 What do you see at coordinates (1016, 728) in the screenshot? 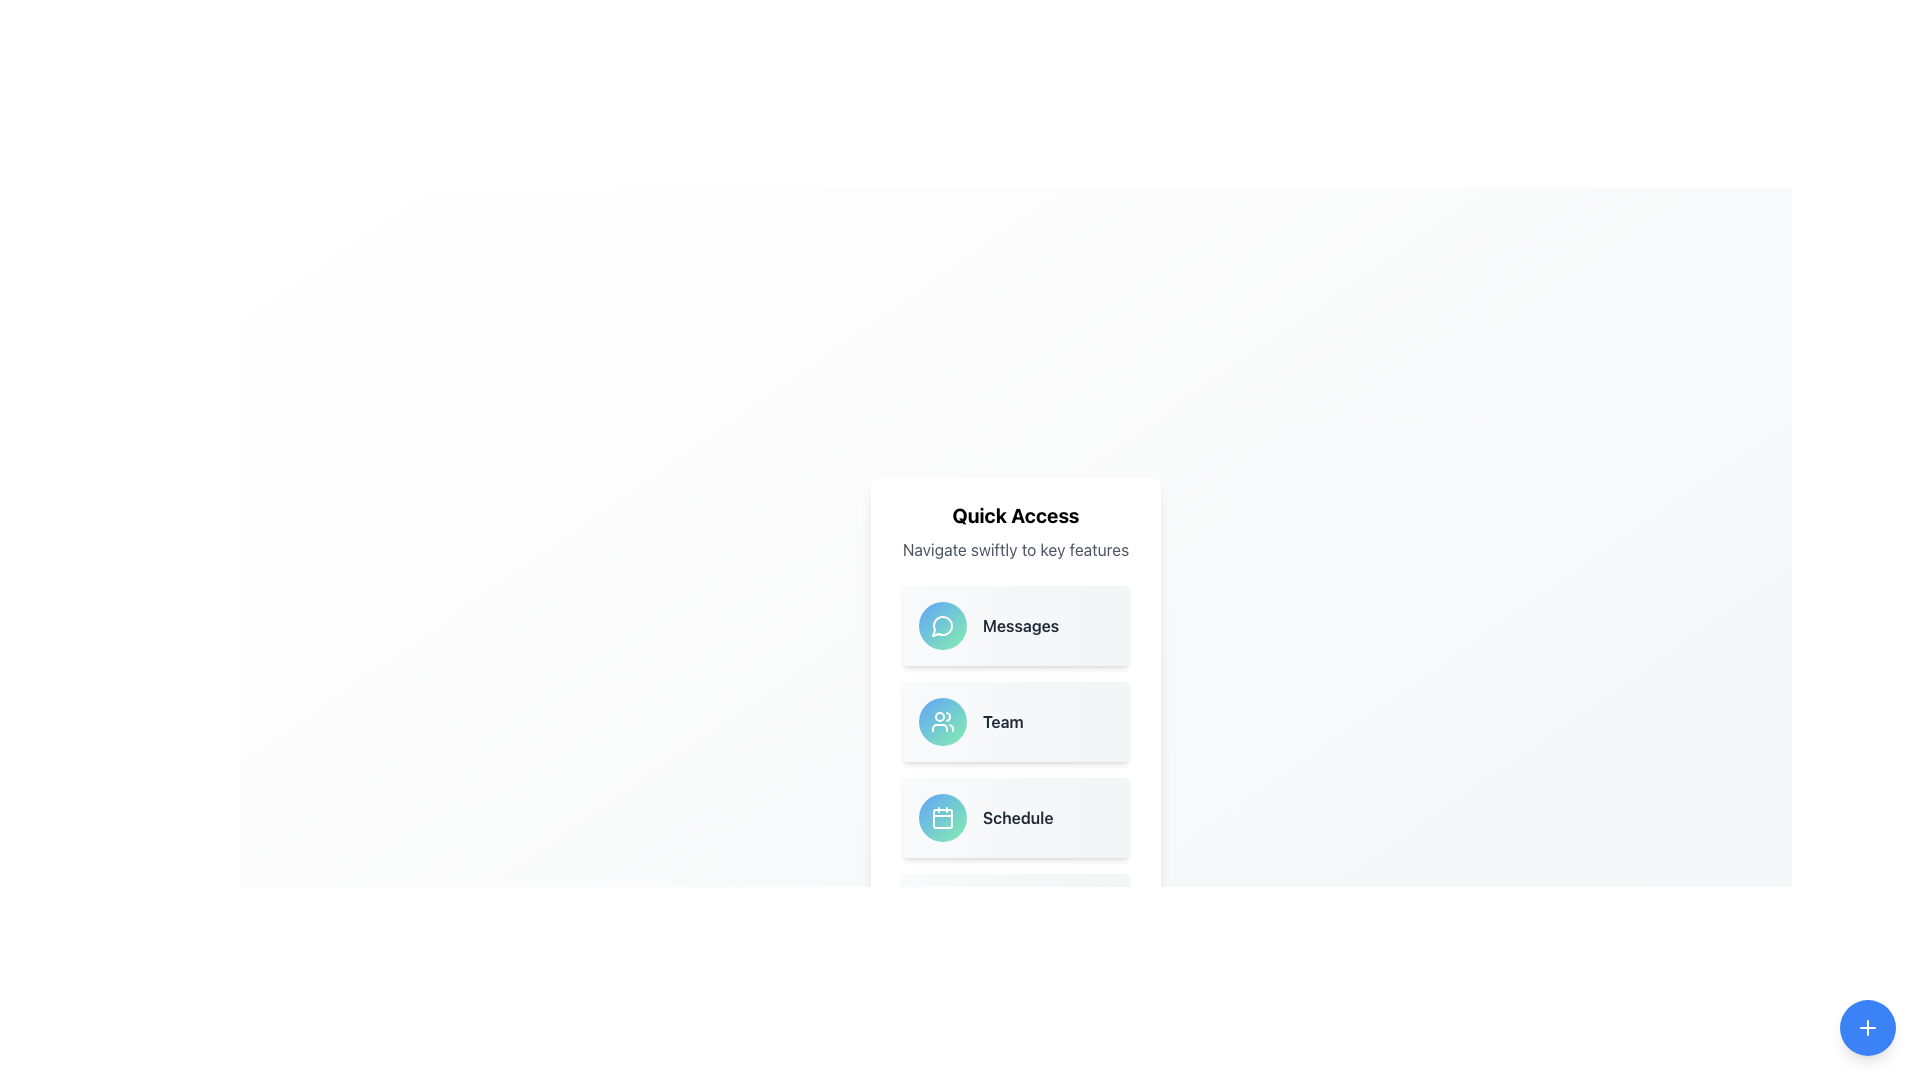
I see `the second interactive card in the vertical stack, which navigates to the 'Team' related page` at bounding box center [1016, 728].